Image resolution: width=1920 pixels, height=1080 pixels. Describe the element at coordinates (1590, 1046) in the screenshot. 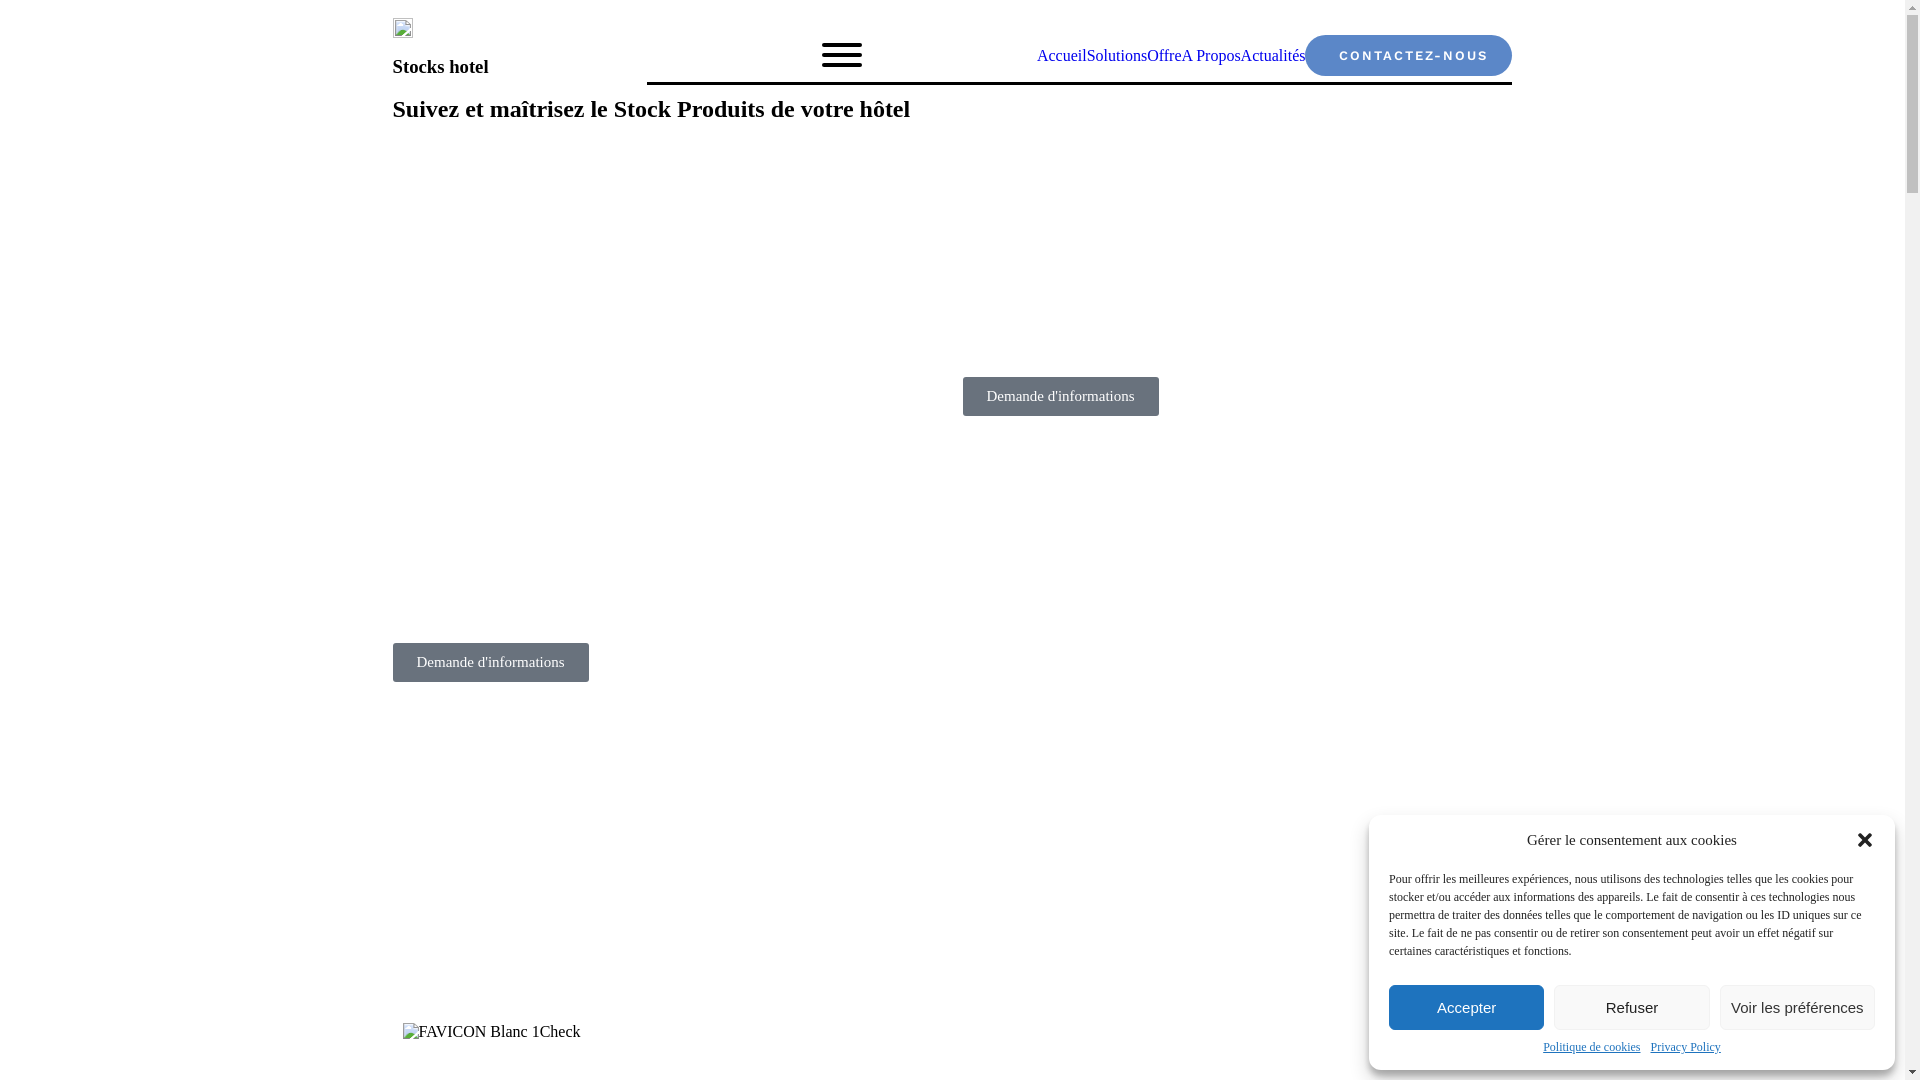

I see `'Politique de cookies'` at that location.